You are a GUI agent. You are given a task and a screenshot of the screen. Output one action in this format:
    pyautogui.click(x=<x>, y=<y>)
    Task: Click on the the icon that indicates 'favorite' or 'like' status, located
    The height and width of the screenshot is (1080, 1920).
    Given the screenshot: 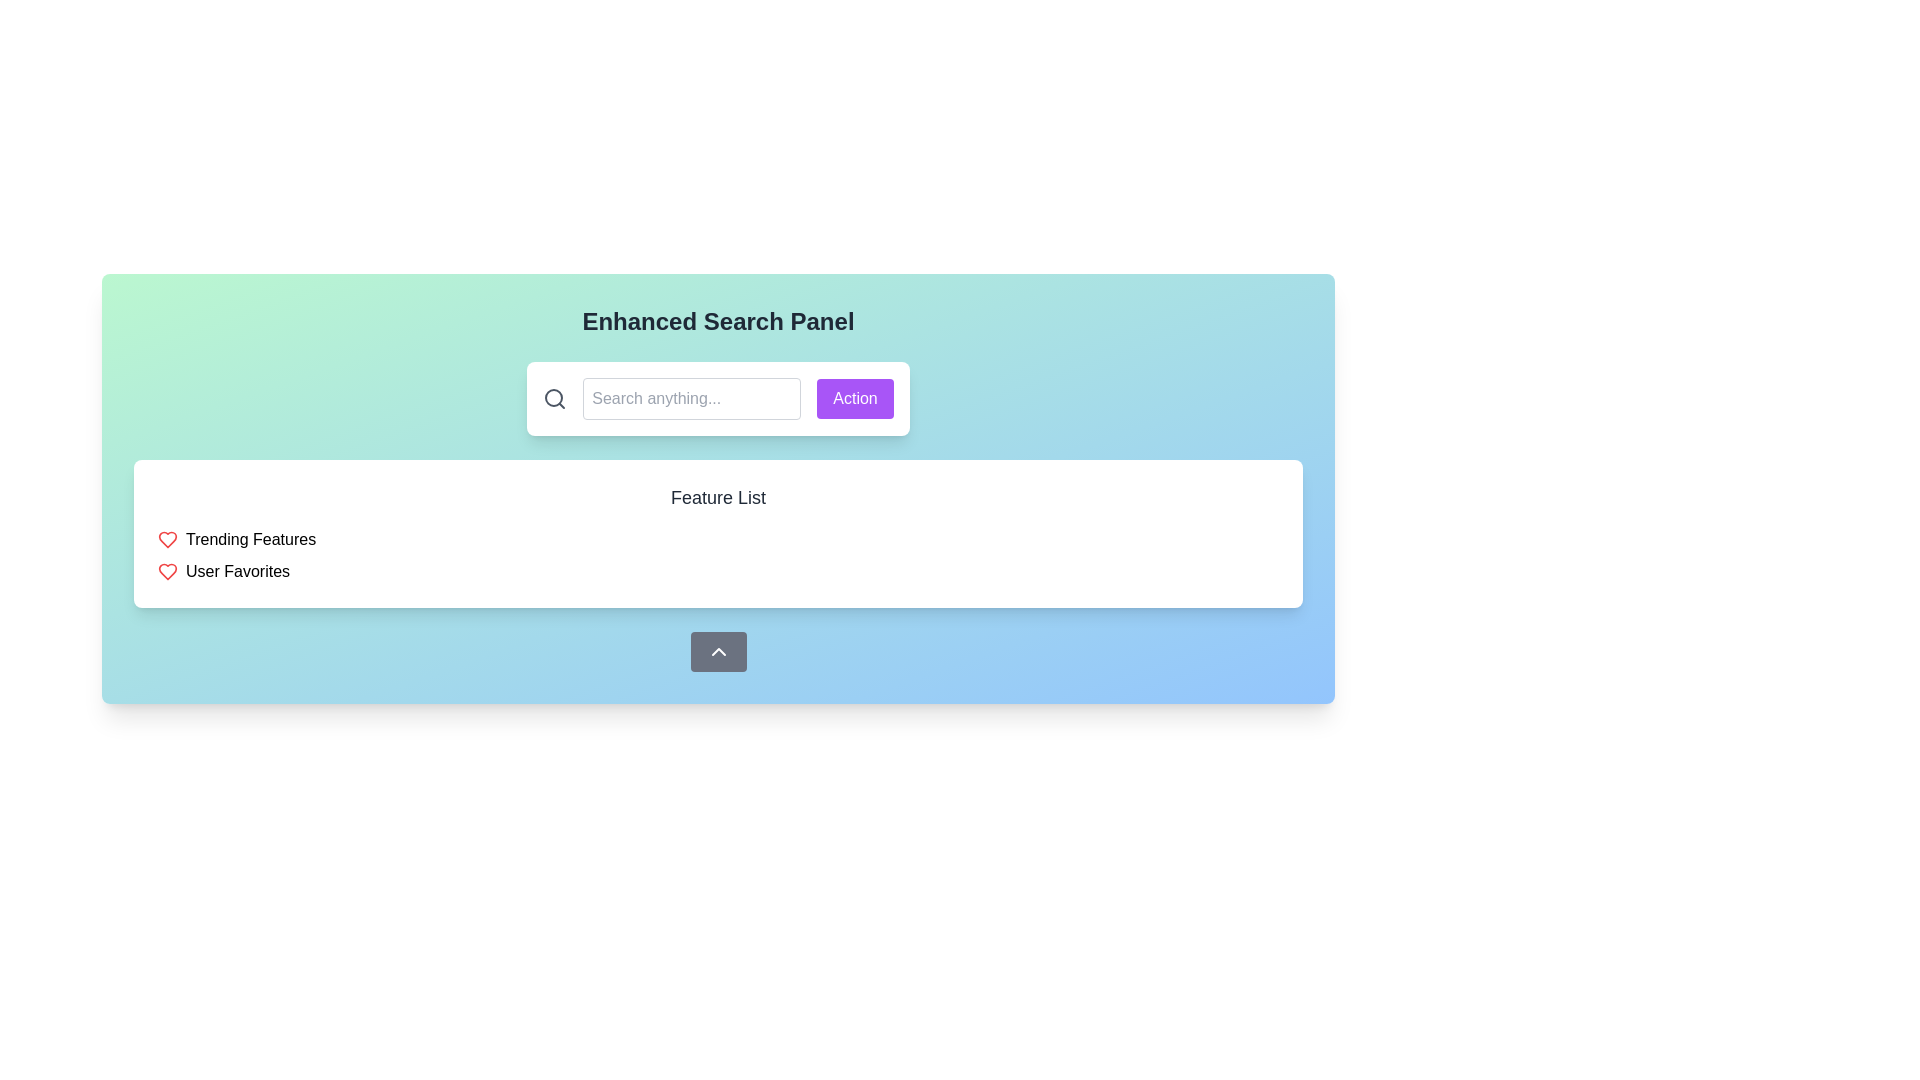 What is the action you would take?
    pyautogui.click(x=168, y=540)
    